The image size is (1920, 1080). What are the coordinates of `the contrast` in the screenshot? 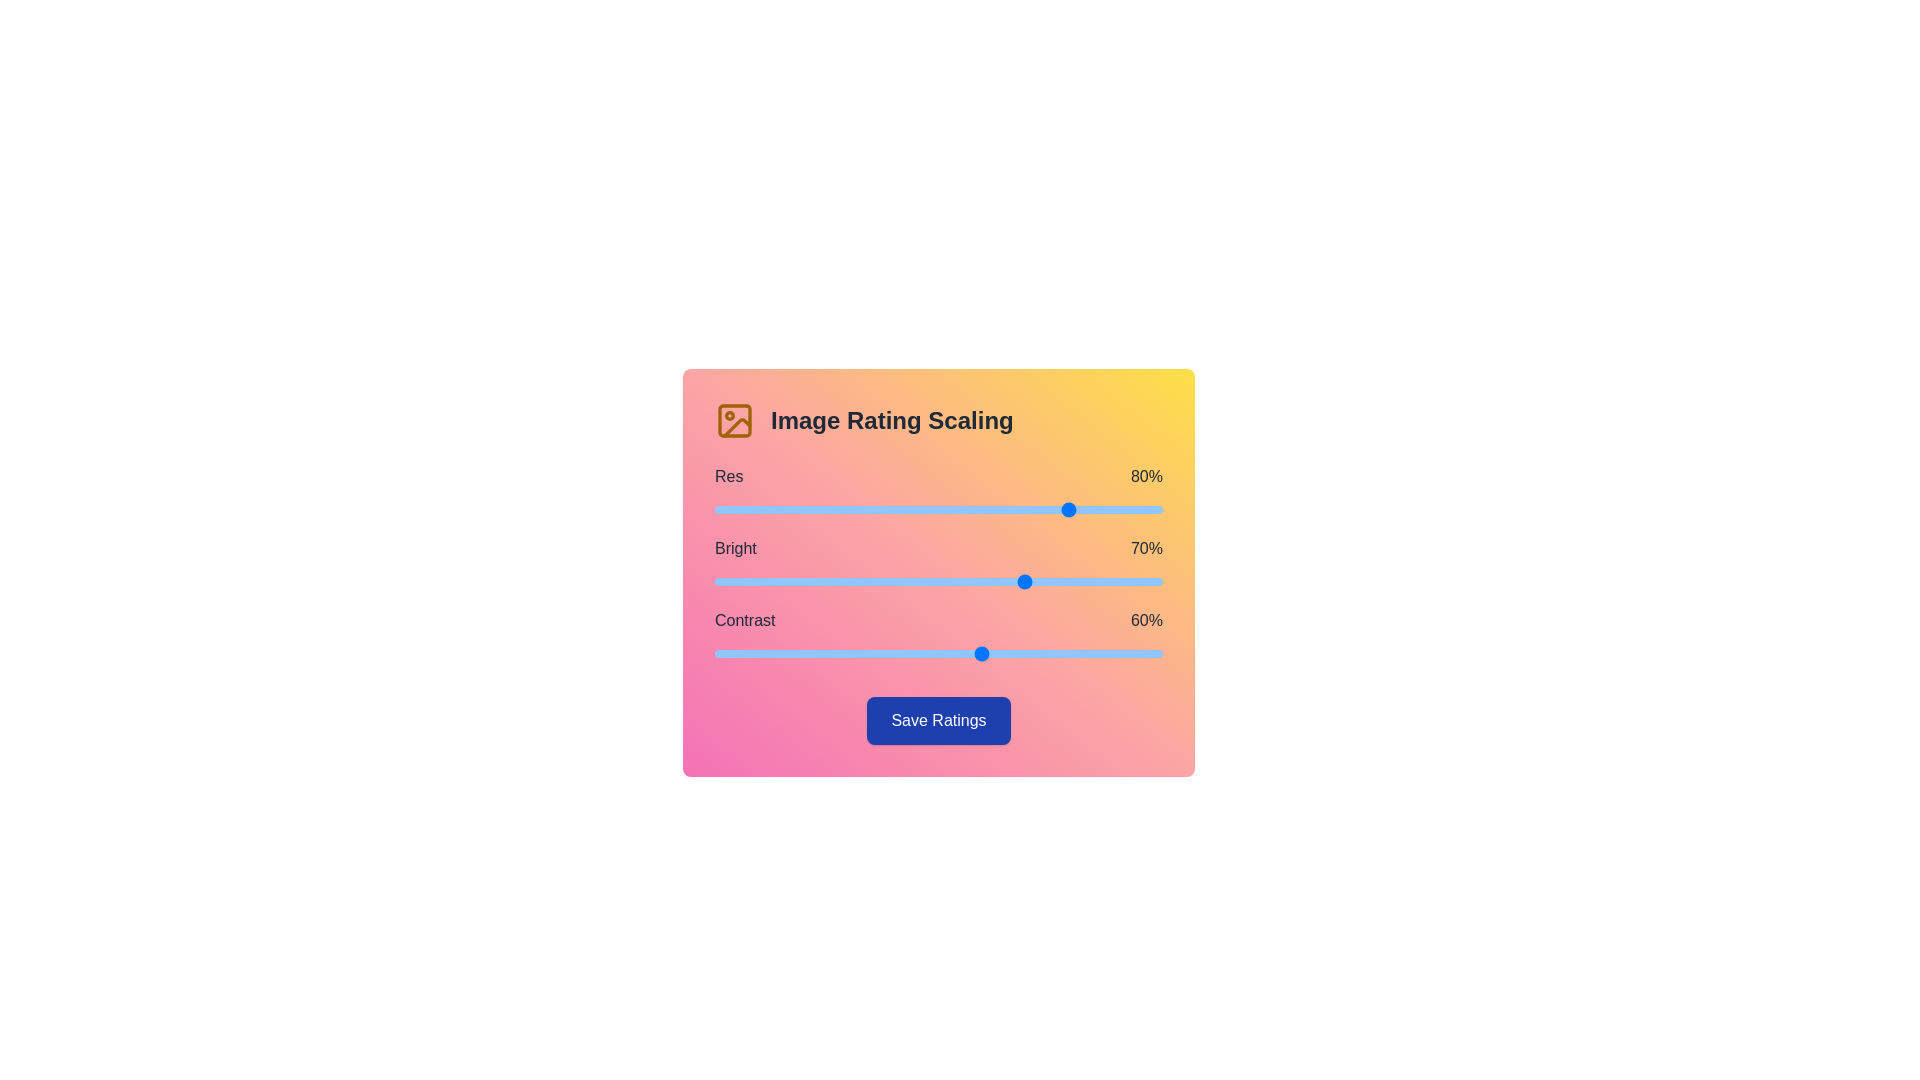 It's located at (844, 654).